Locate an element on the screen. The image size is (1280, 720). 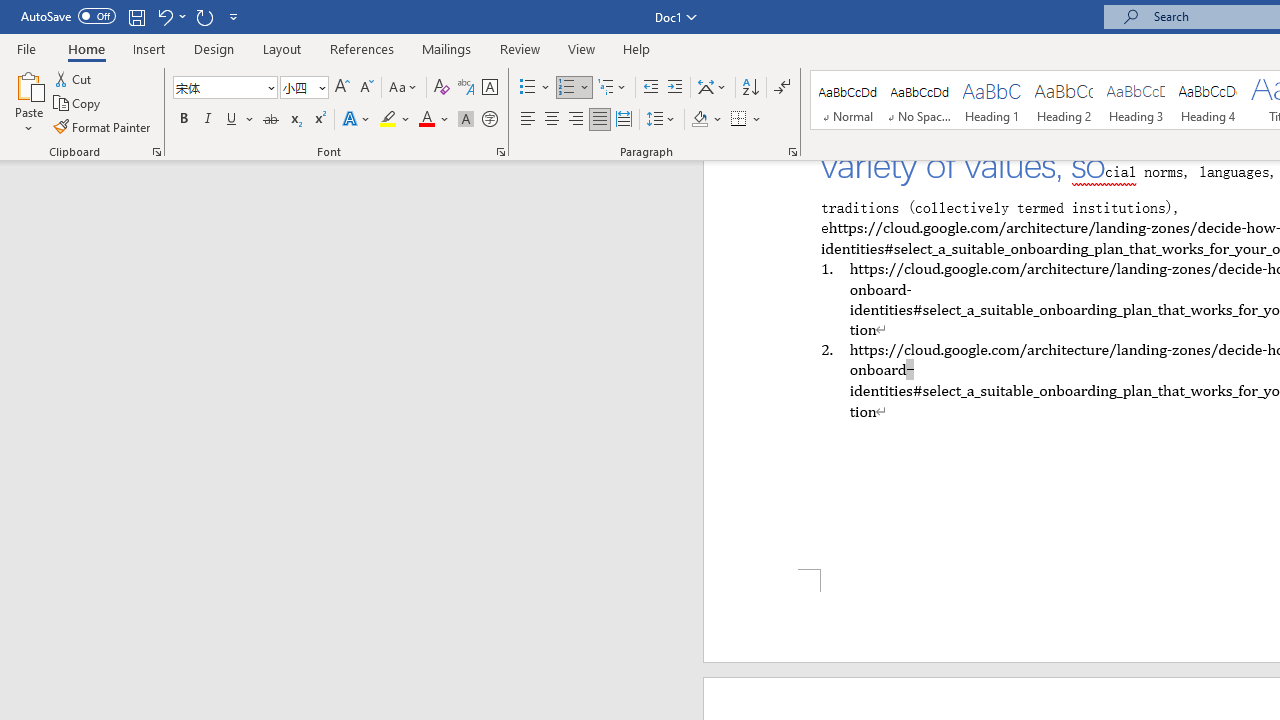
'Font Size' is located at coordinates (303, 86).